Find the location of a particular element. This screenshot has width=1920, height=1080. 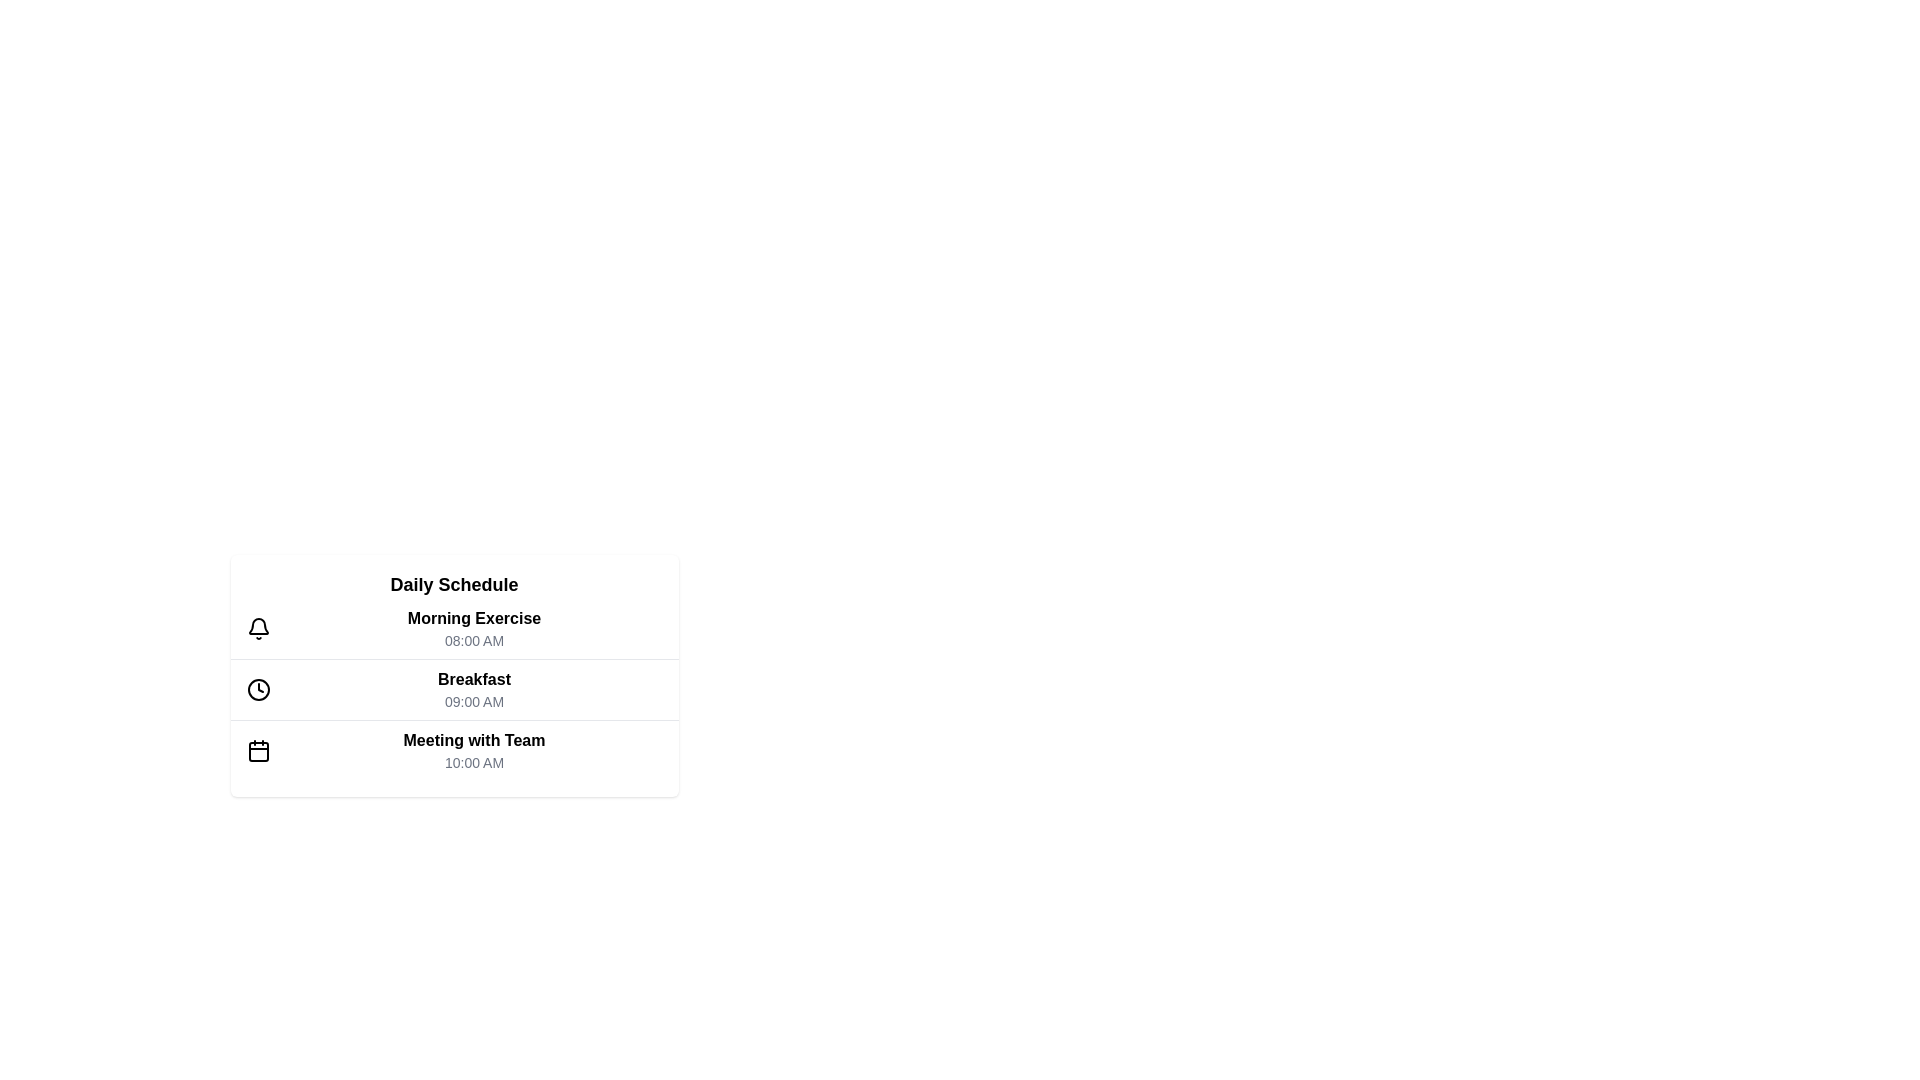

the text label displaying '08:00 AM' located under 'Morning Exercise' in the 'Daily Schedule' section is located at coordinates (473, 640).